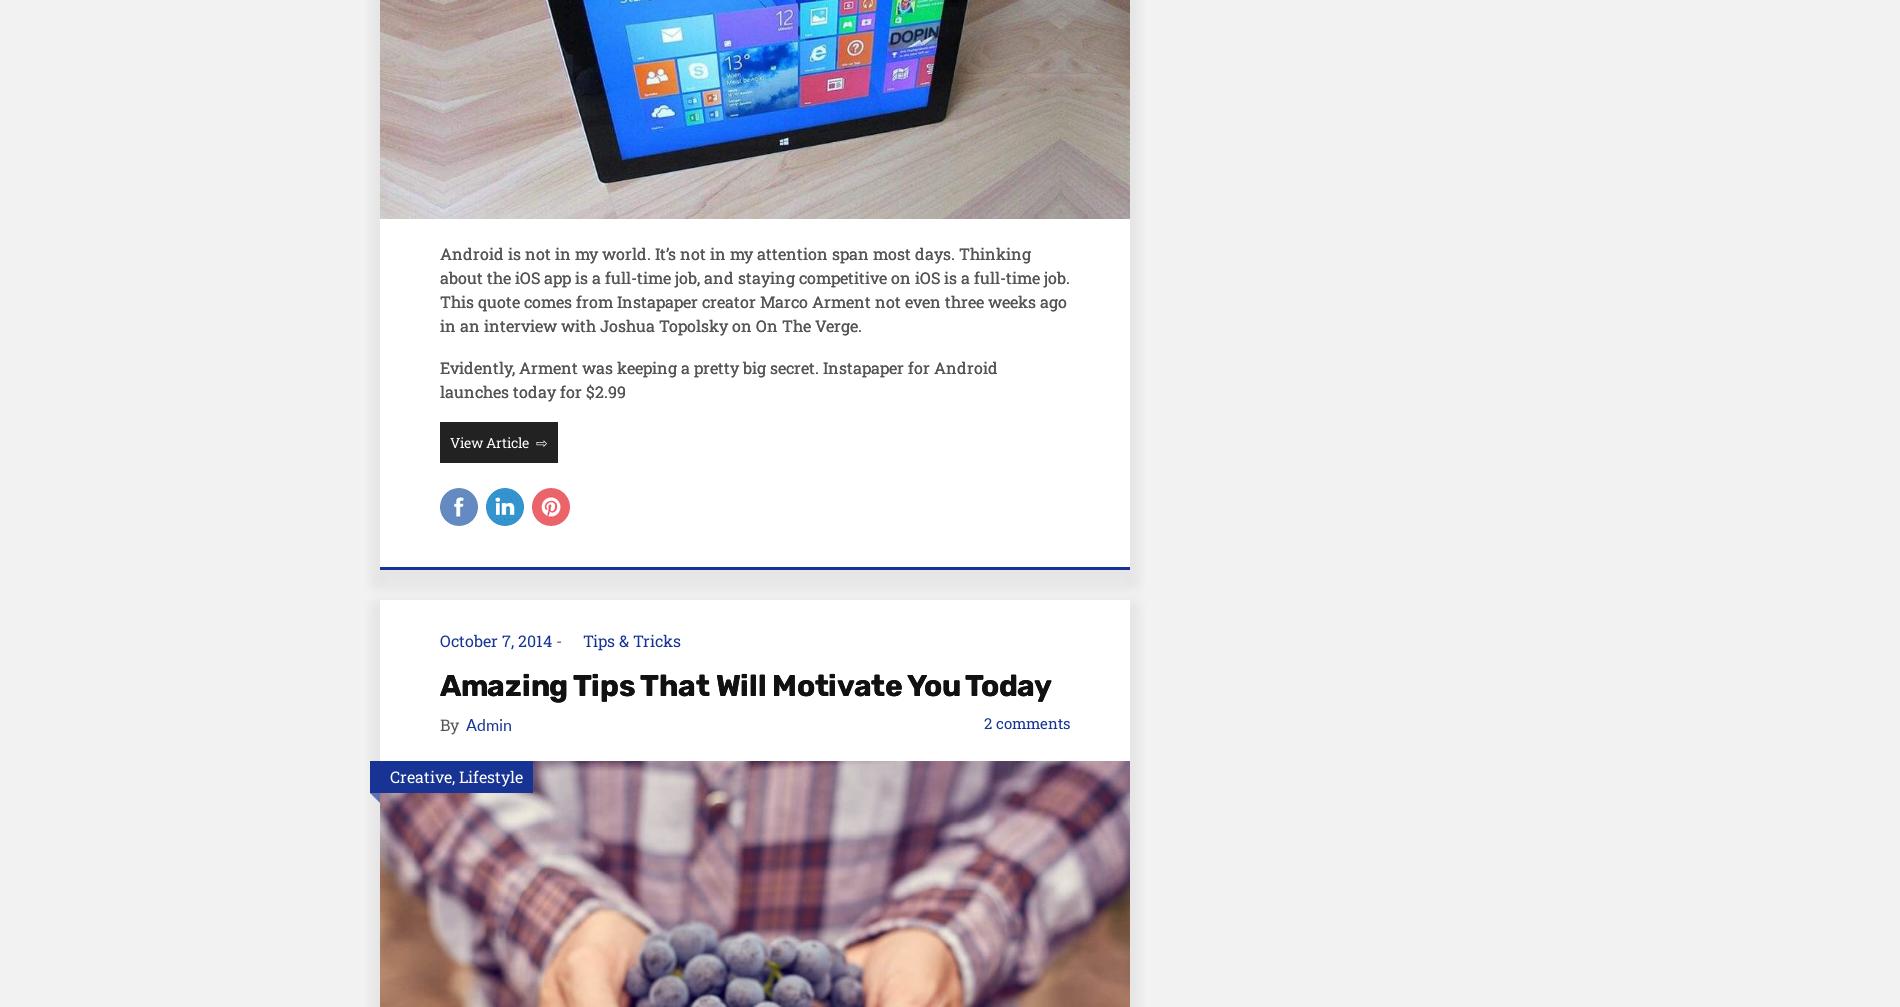 This screenshot has height=1007, width=1900. Describe the element at coordinates (754, 288) in the screenshot. I see `'ndroid is not in my world. It’s not in my attention span most days. Thinking about the iOS app is a full-time job, and staying competitive on iOS is a full-time job. This quote comes from Instapaper creator Marco Arment not even three weeks ago in an interview with Joshua Topolsky on On The Verge.'` at that location.